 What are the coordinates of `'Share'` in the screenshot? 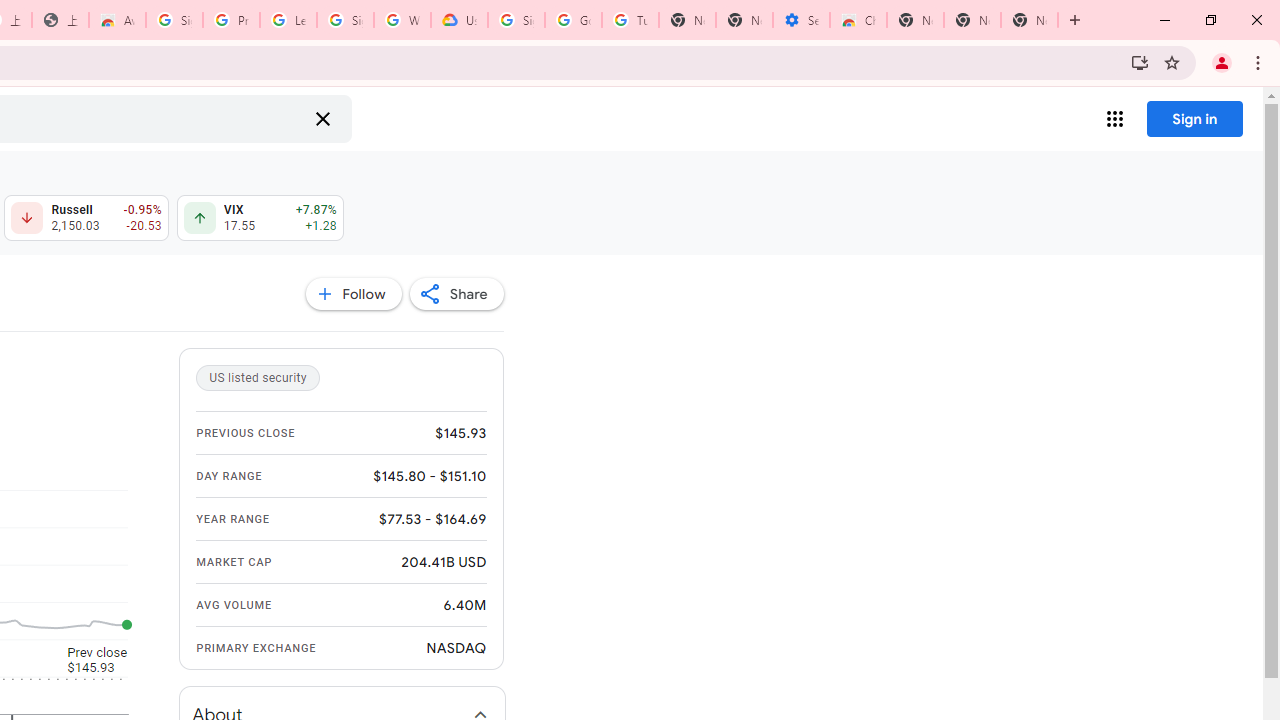 It's located at (455, 294).